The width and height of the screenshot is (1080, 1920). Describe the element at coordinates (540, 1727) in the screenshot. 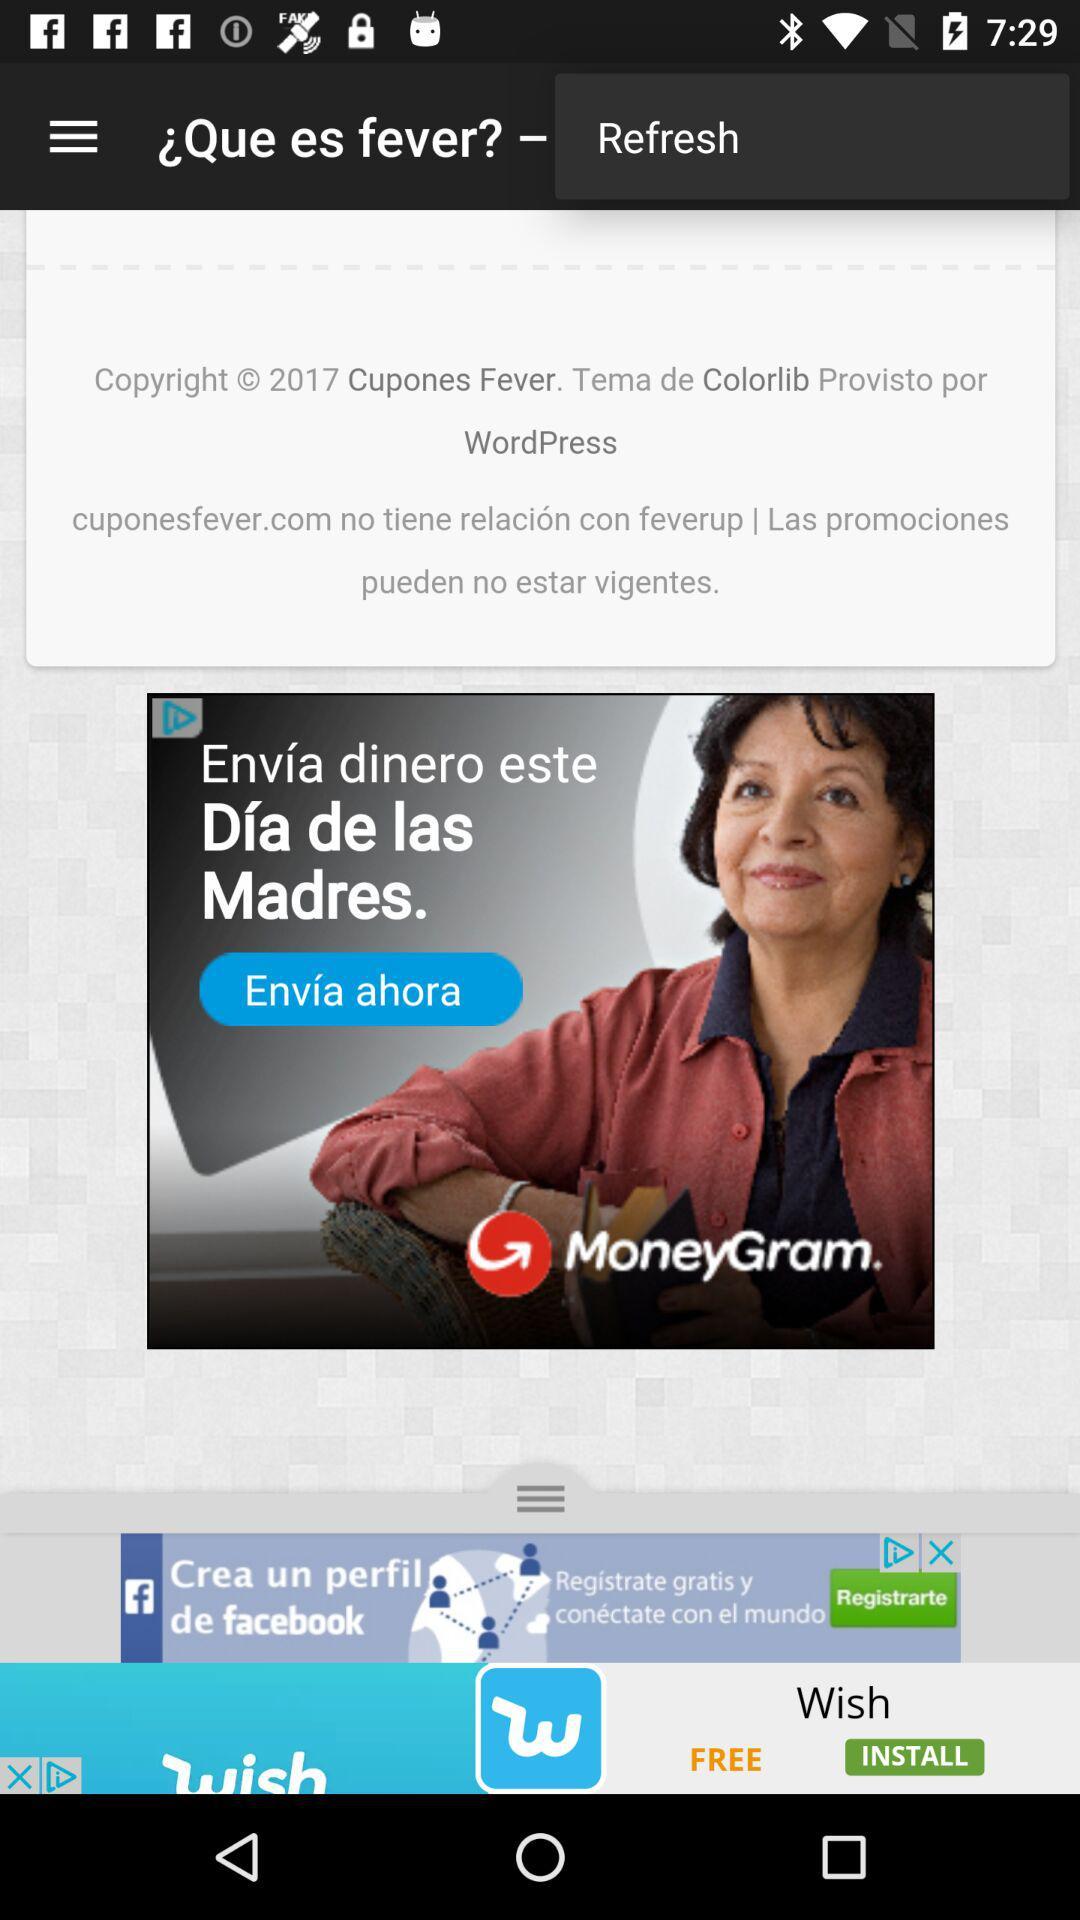

I see `advertisement` at that location.